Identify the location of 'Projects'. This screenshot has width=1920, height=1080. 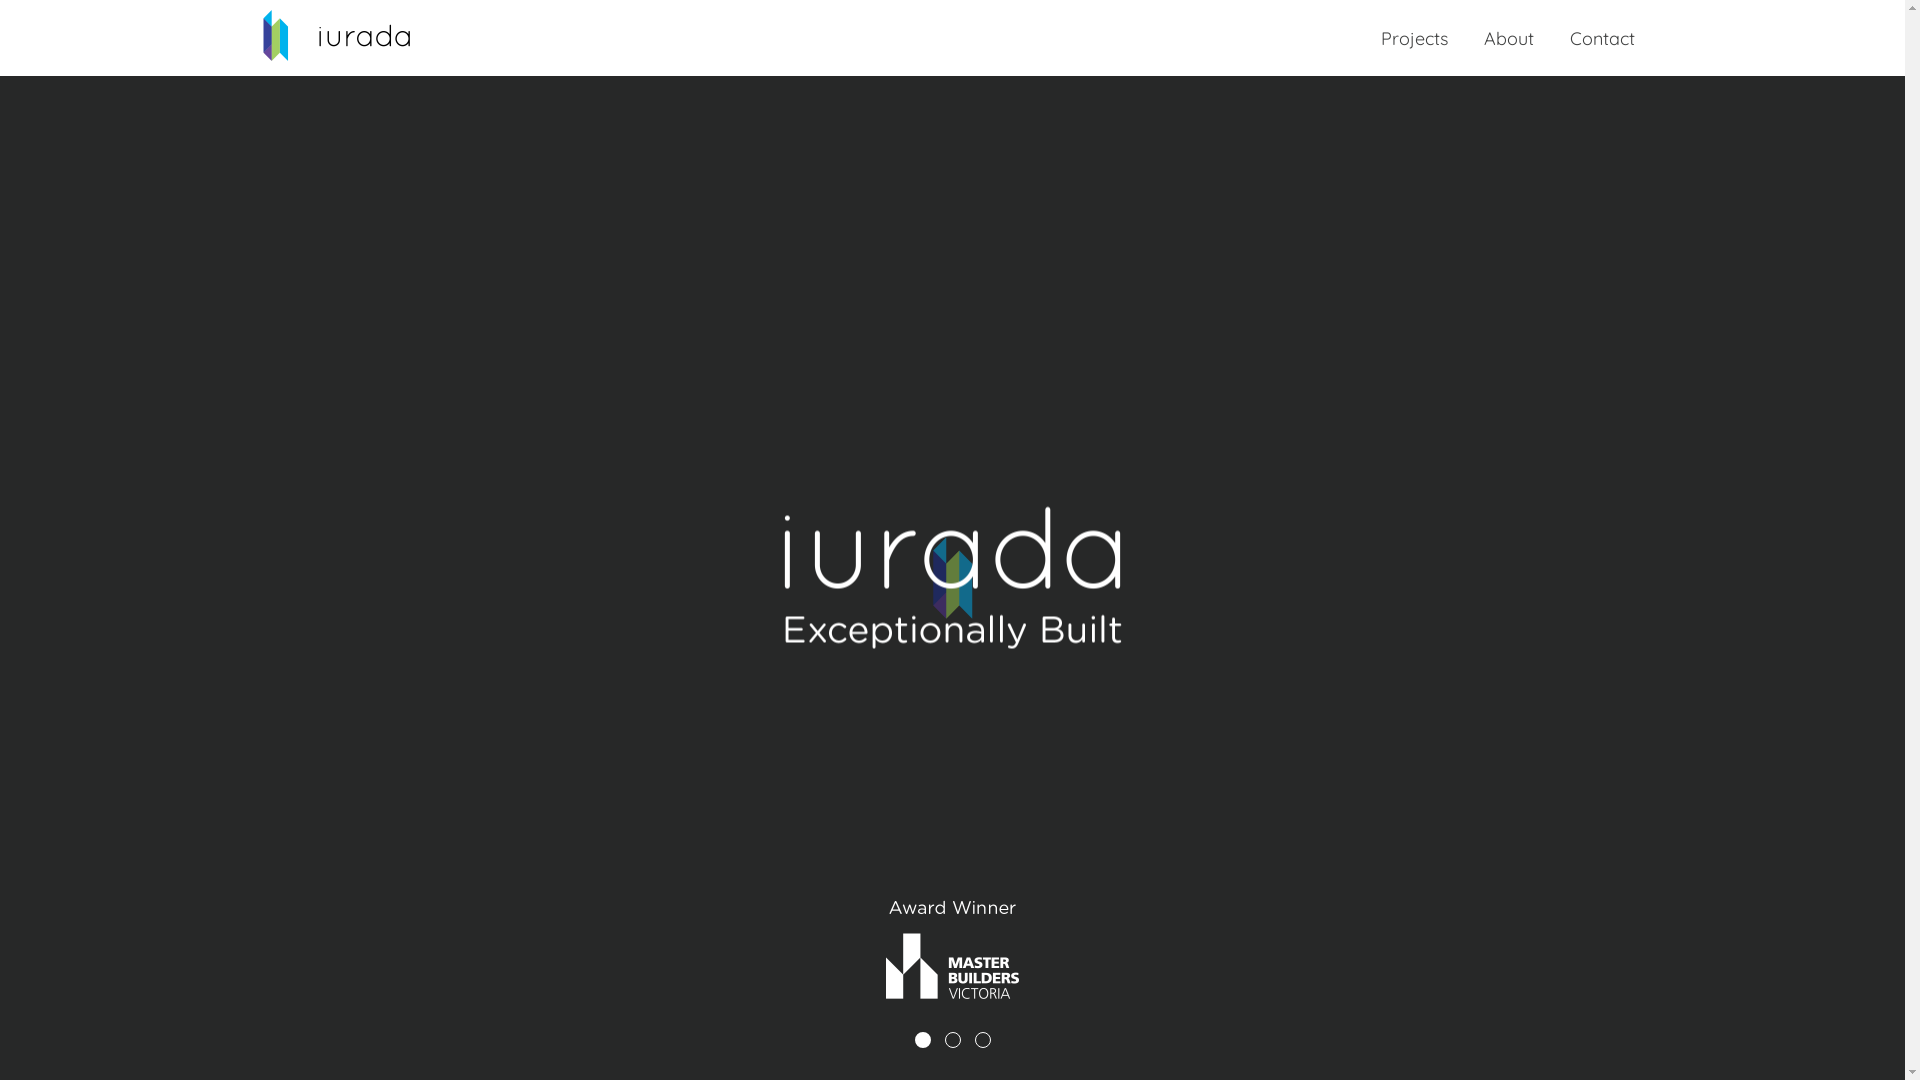
(1412, 38).